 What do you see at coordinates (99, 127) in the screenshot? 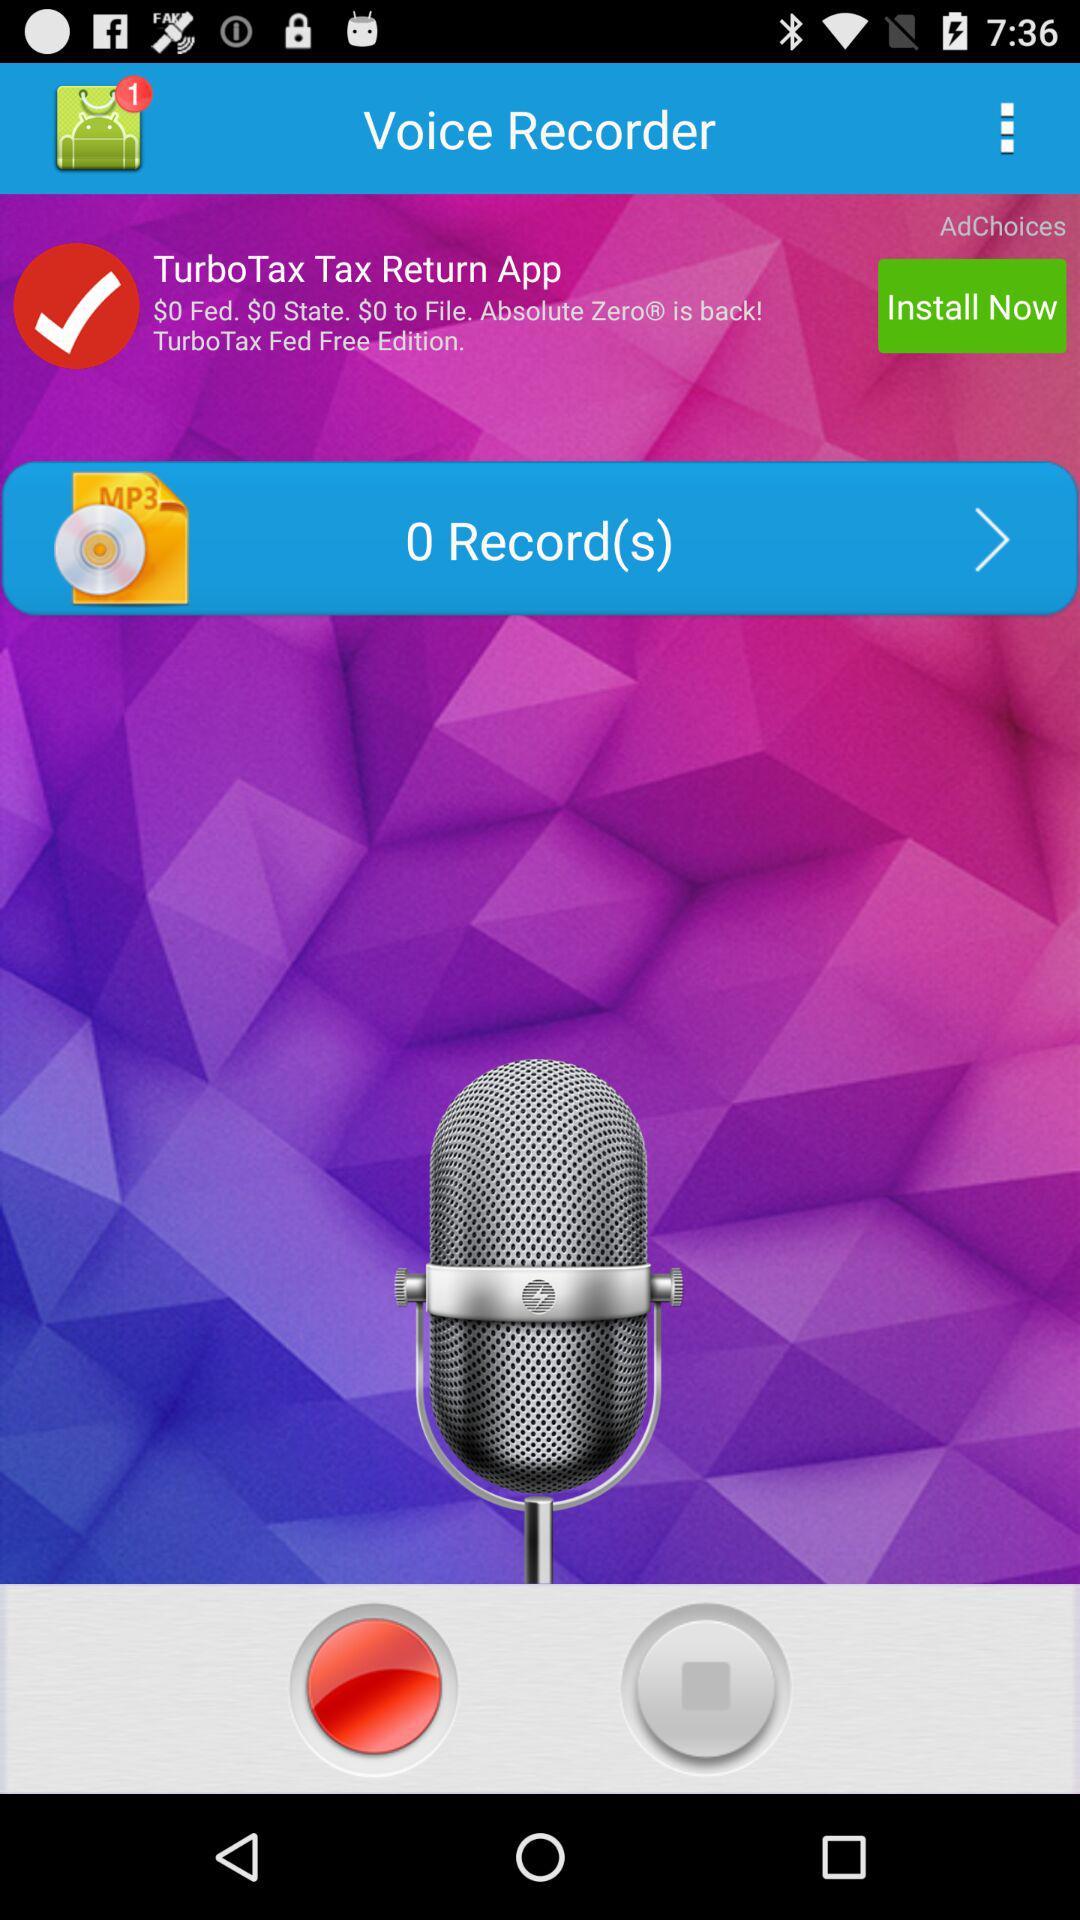
I see `profile button` at bounding box center [99, 127].